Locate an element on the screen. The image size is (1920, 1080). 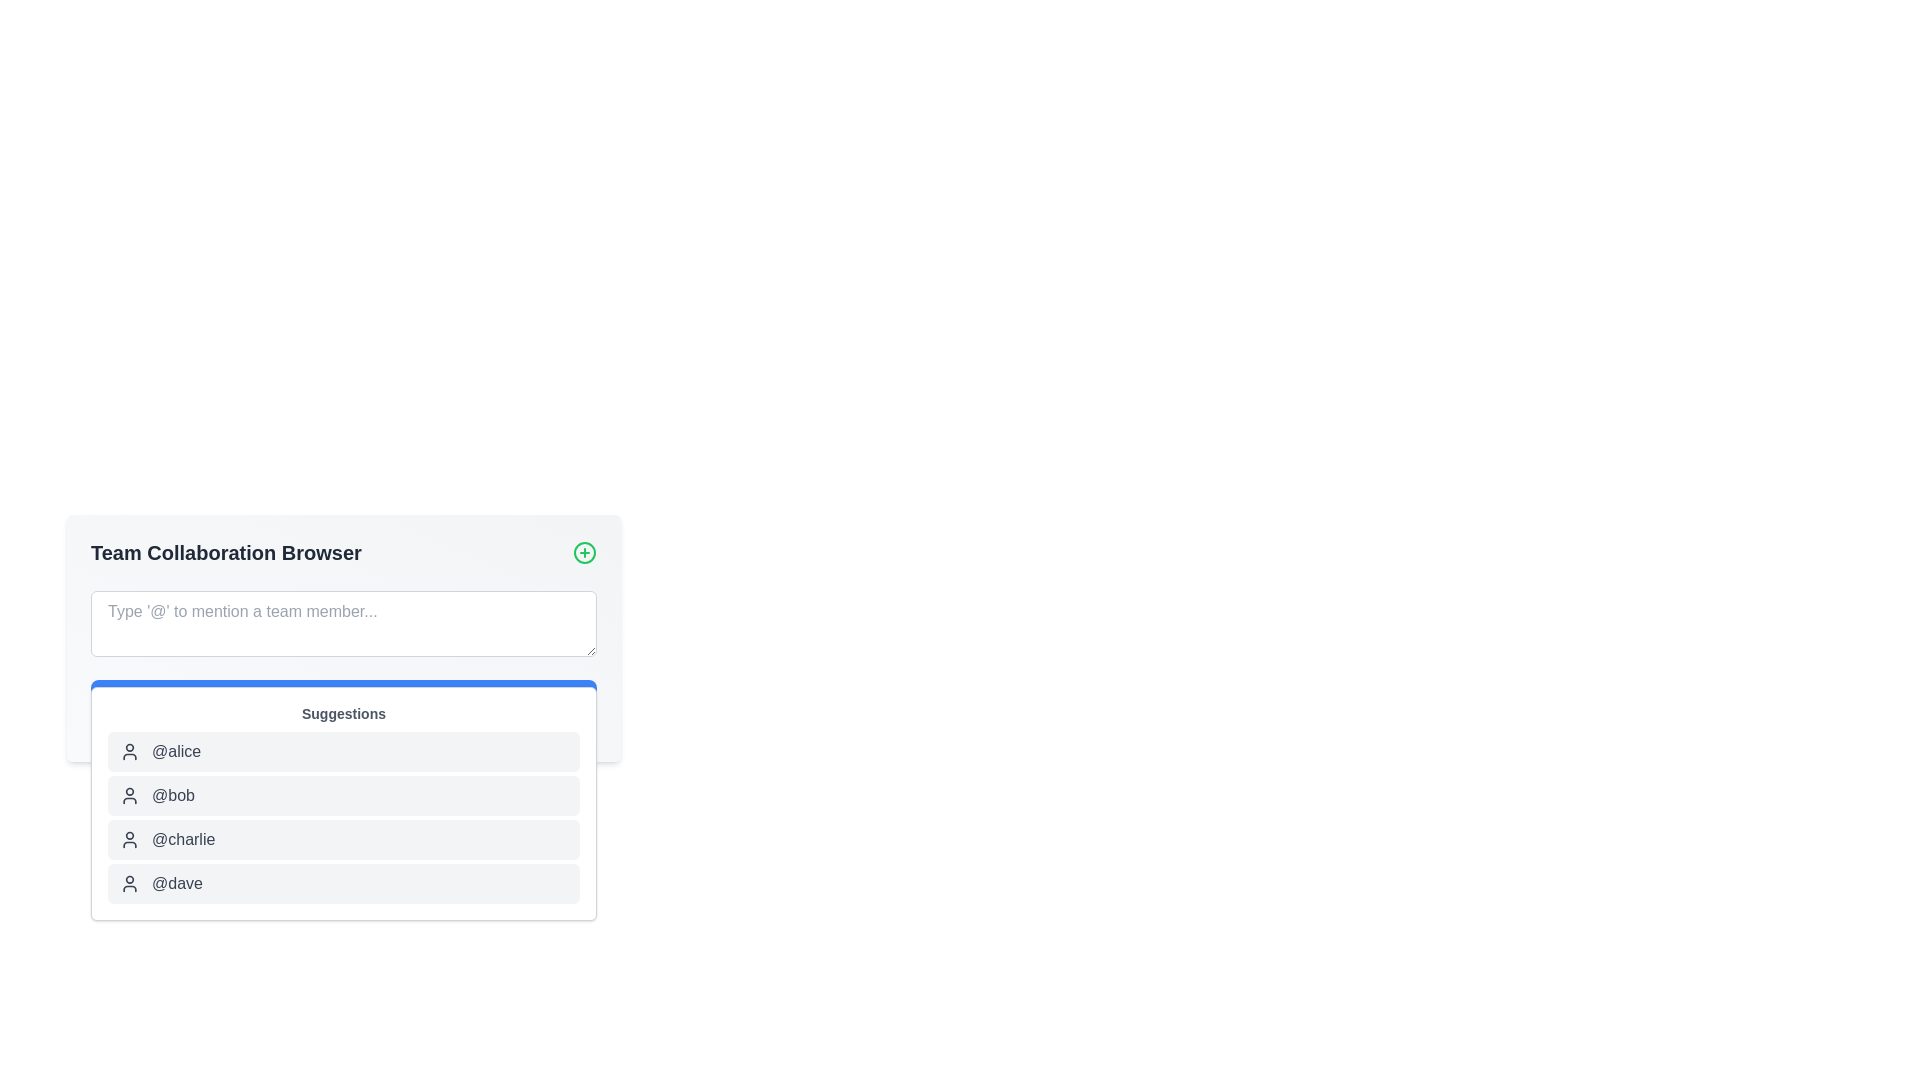
the 'Add' or 'Create' icon button located at the far right of the 'Team Collaboration Browser' header bar is located at coordinates (584, 552).